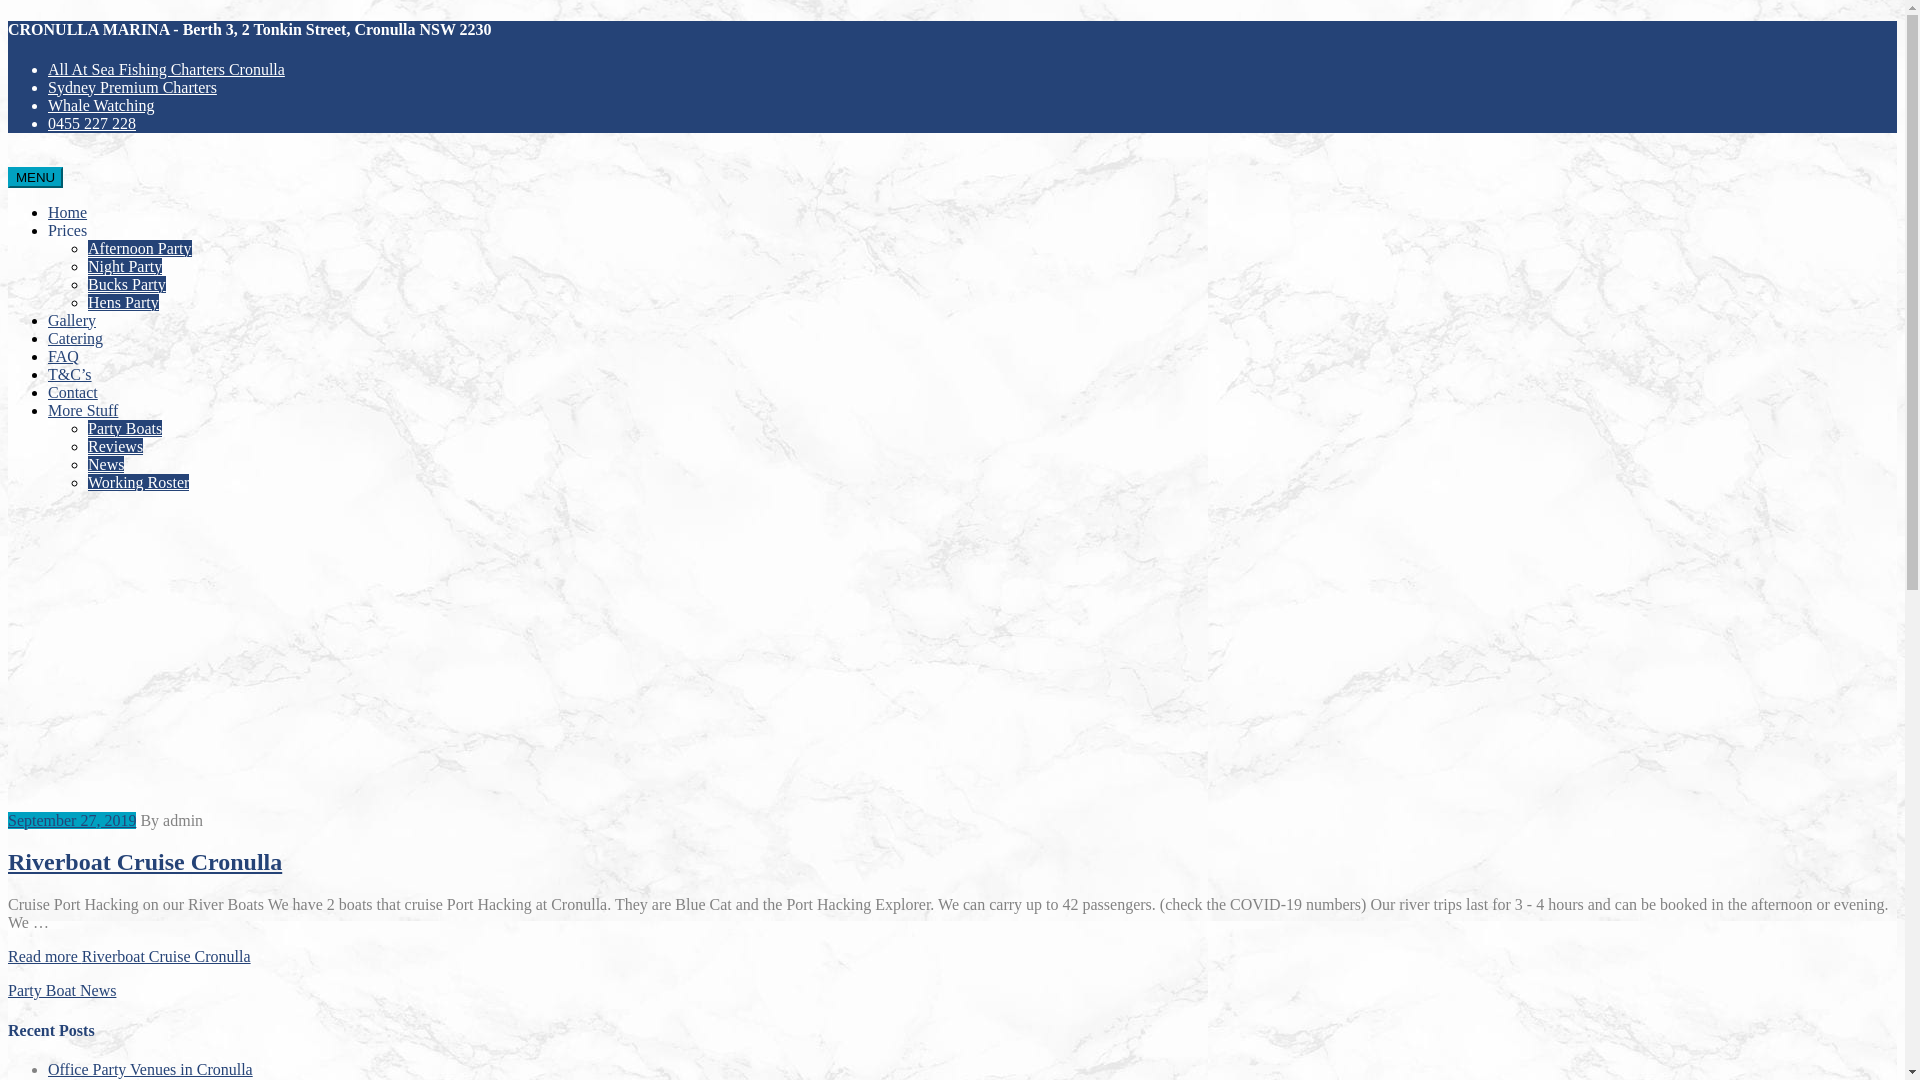  What do you see at coordinates (149, 1068) in the screenshot?
I see `'Office Party Venues in Cronulla'` at bounding box center [149, 1068].